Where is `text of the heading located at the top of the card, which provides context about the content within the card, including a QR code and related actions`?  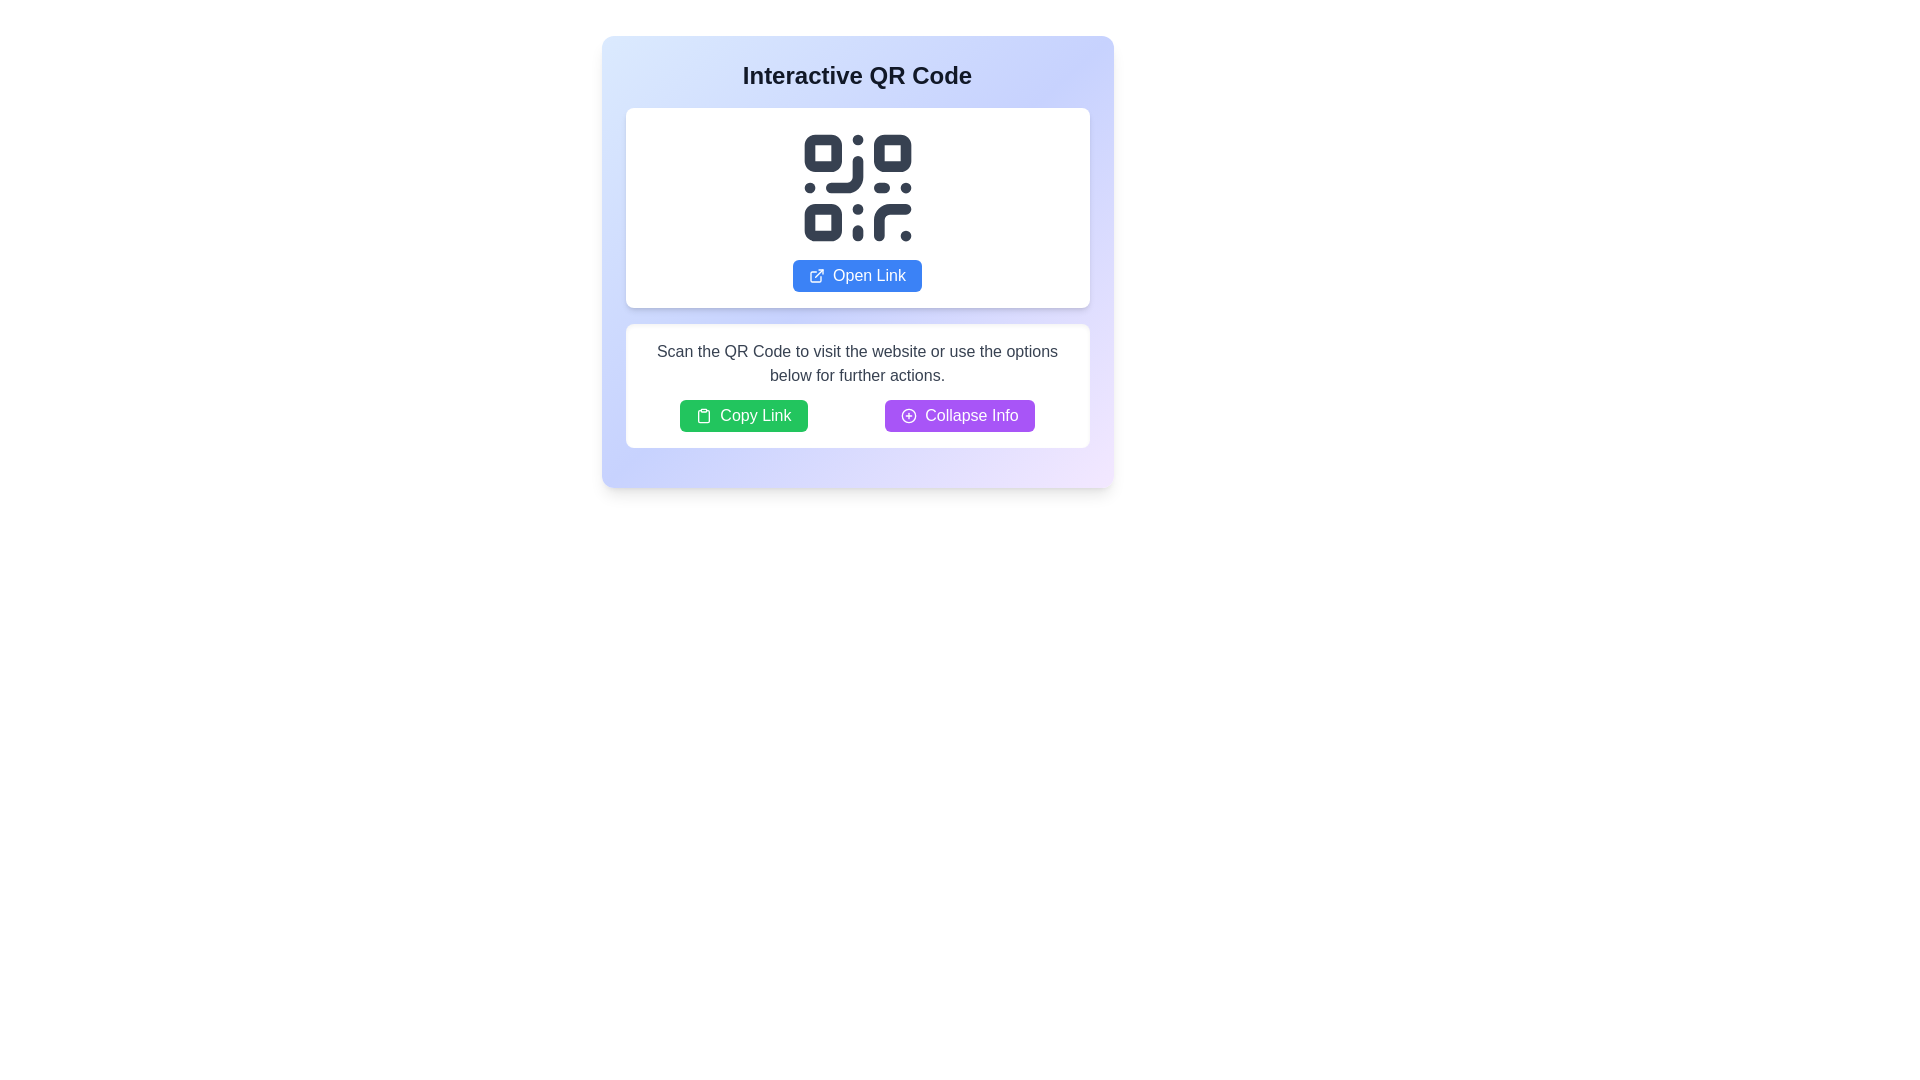
text of the heading located at the top of the card, which provides context about the content within the card, including a QR code and related actions is located at coordinates (857, 75).